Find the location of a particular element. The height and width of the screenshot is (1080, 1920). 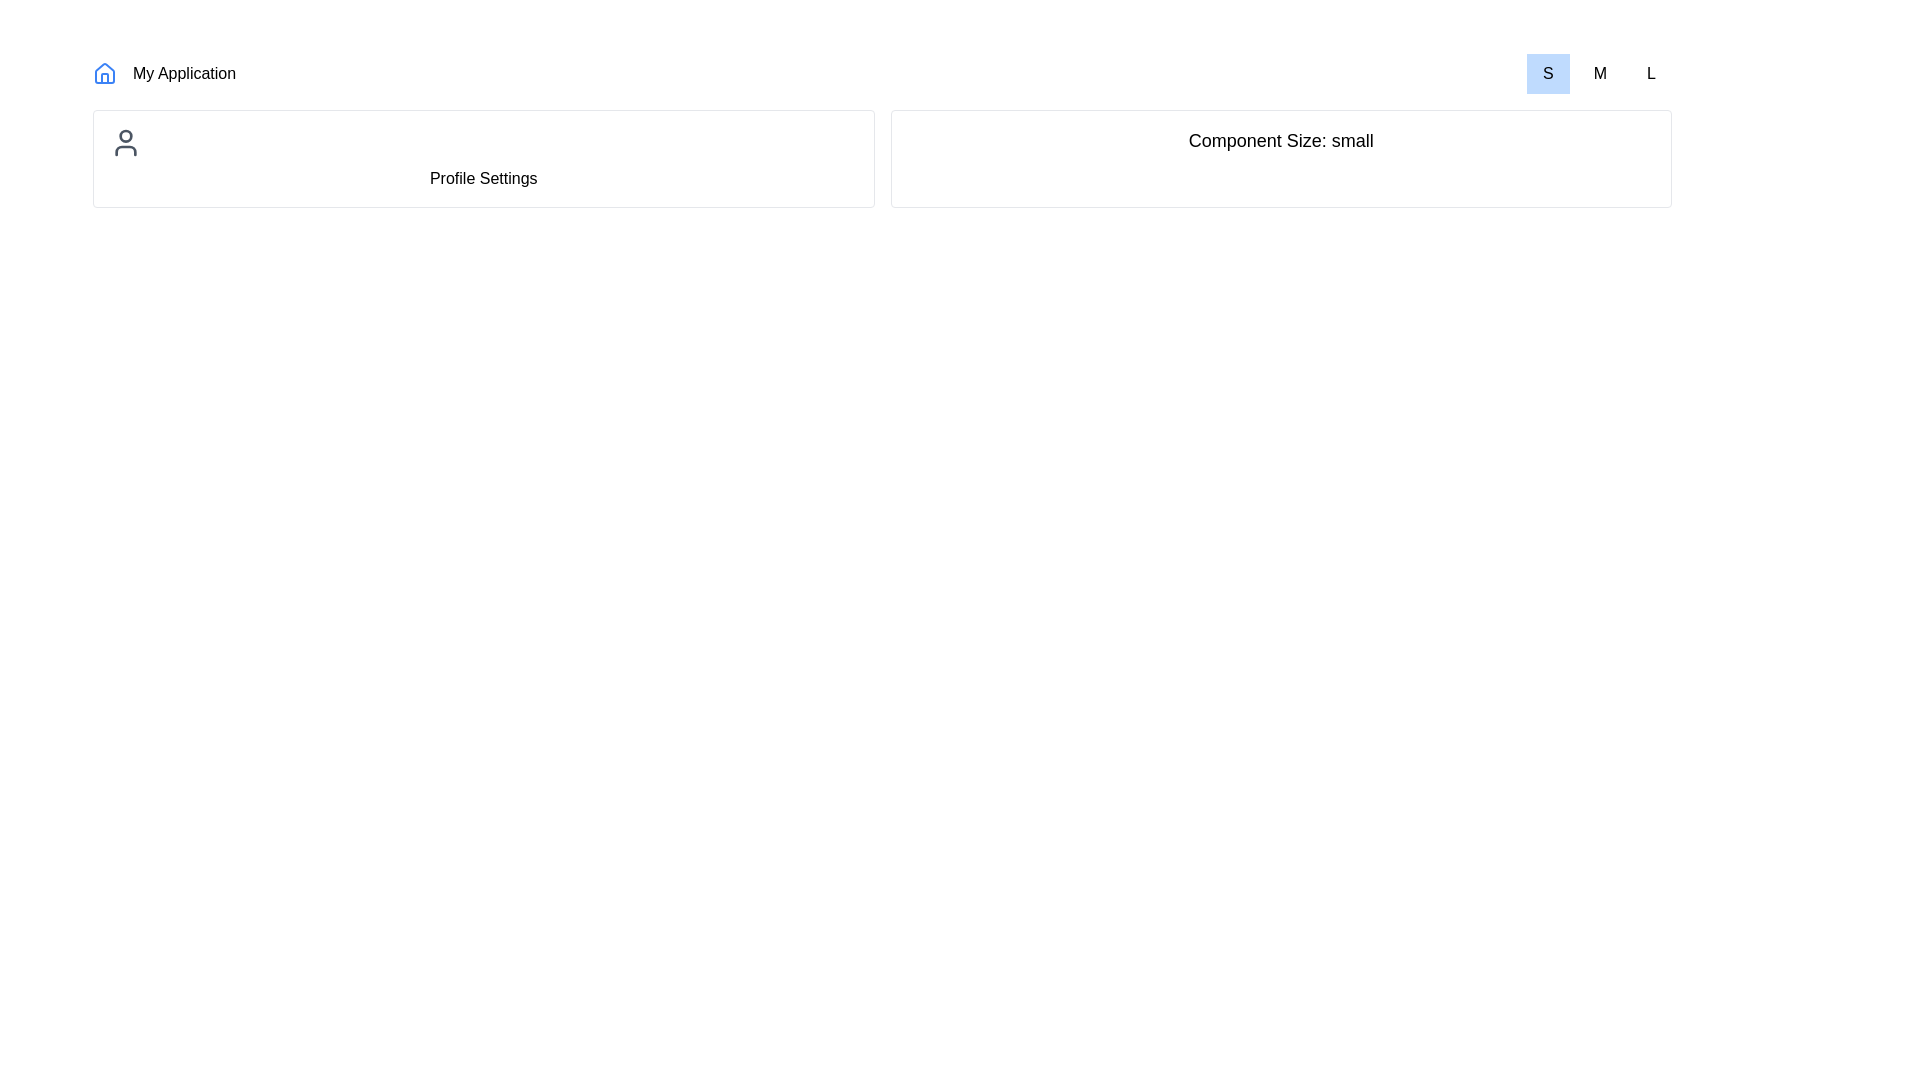

the button labeled 'M' which is located in the upper-right of the layout among the buttons 'S', 'M', and 'L' for additional information is located at coordinates (1598, 72).